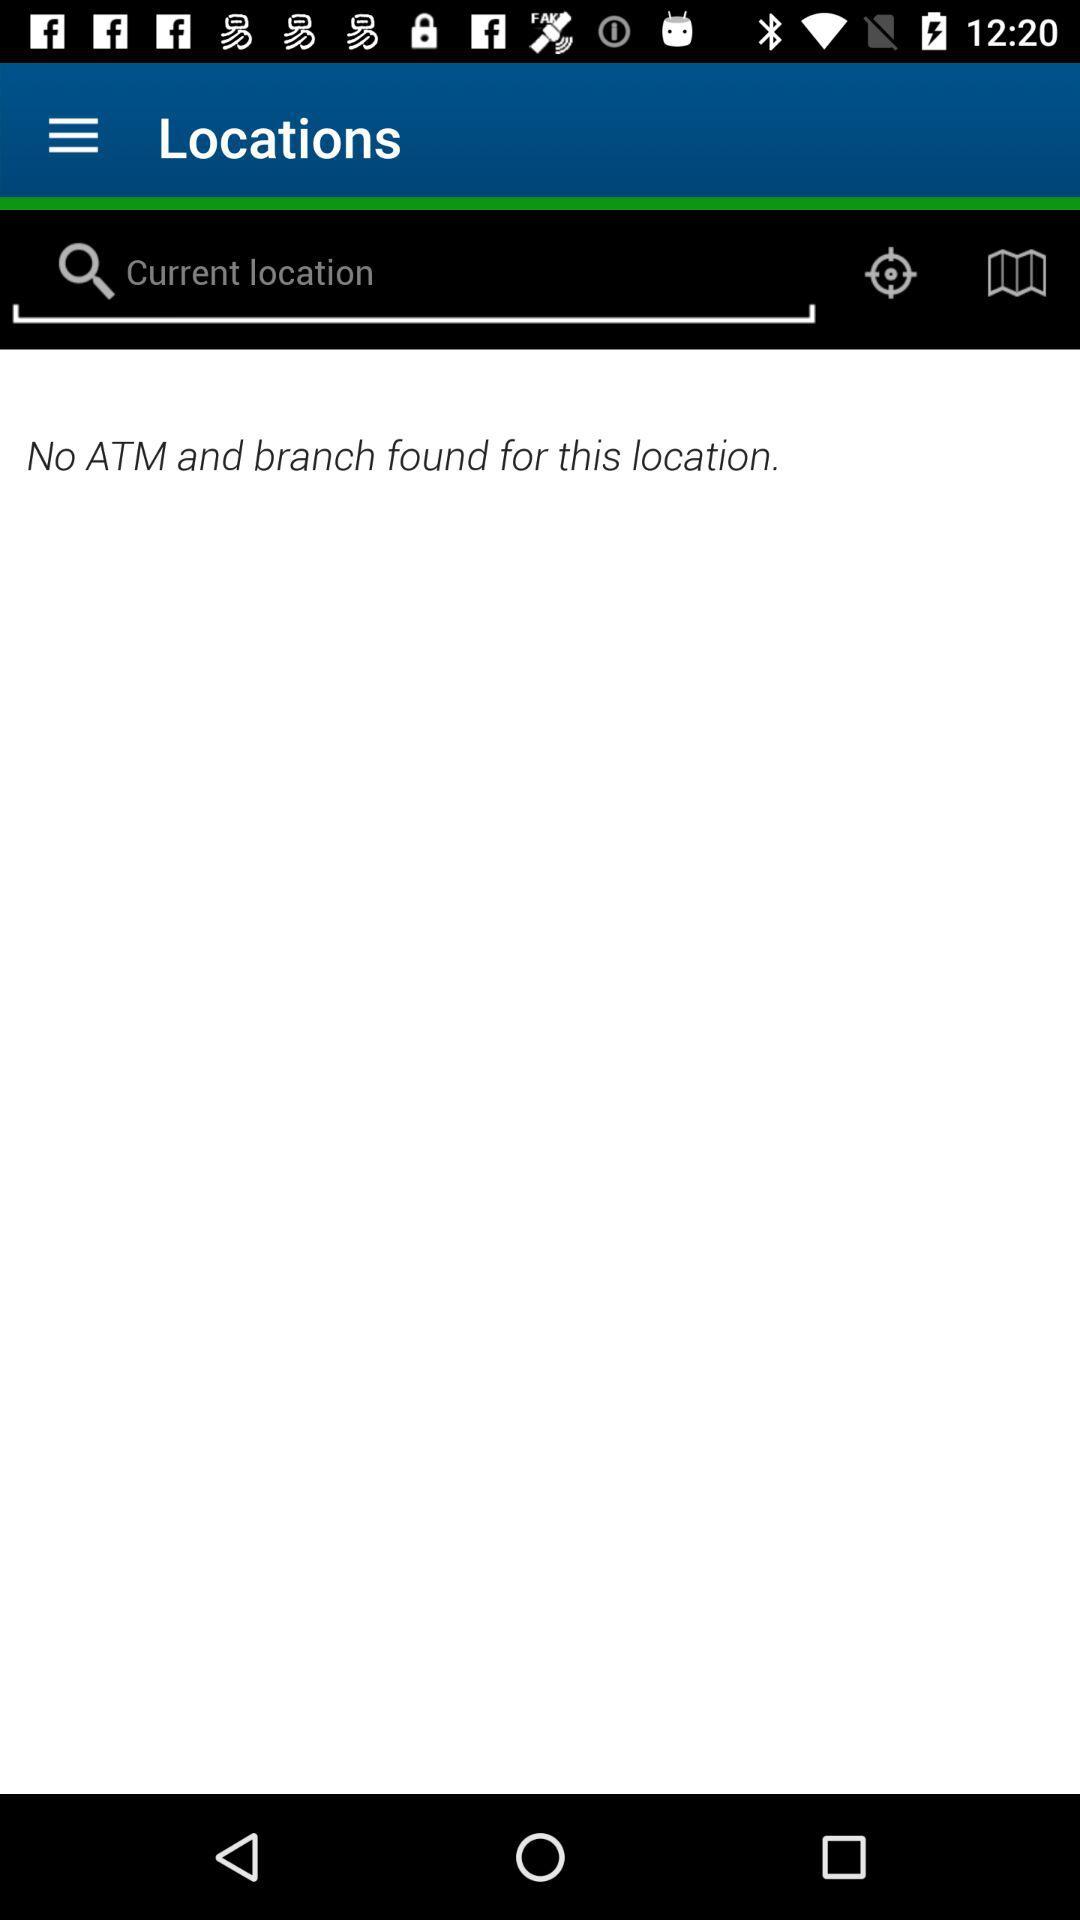 This screenshot has width=1080, height=1920. Describe the element at coordinates (1017, 272) in the screenshot. I see `the book icon` at that location.